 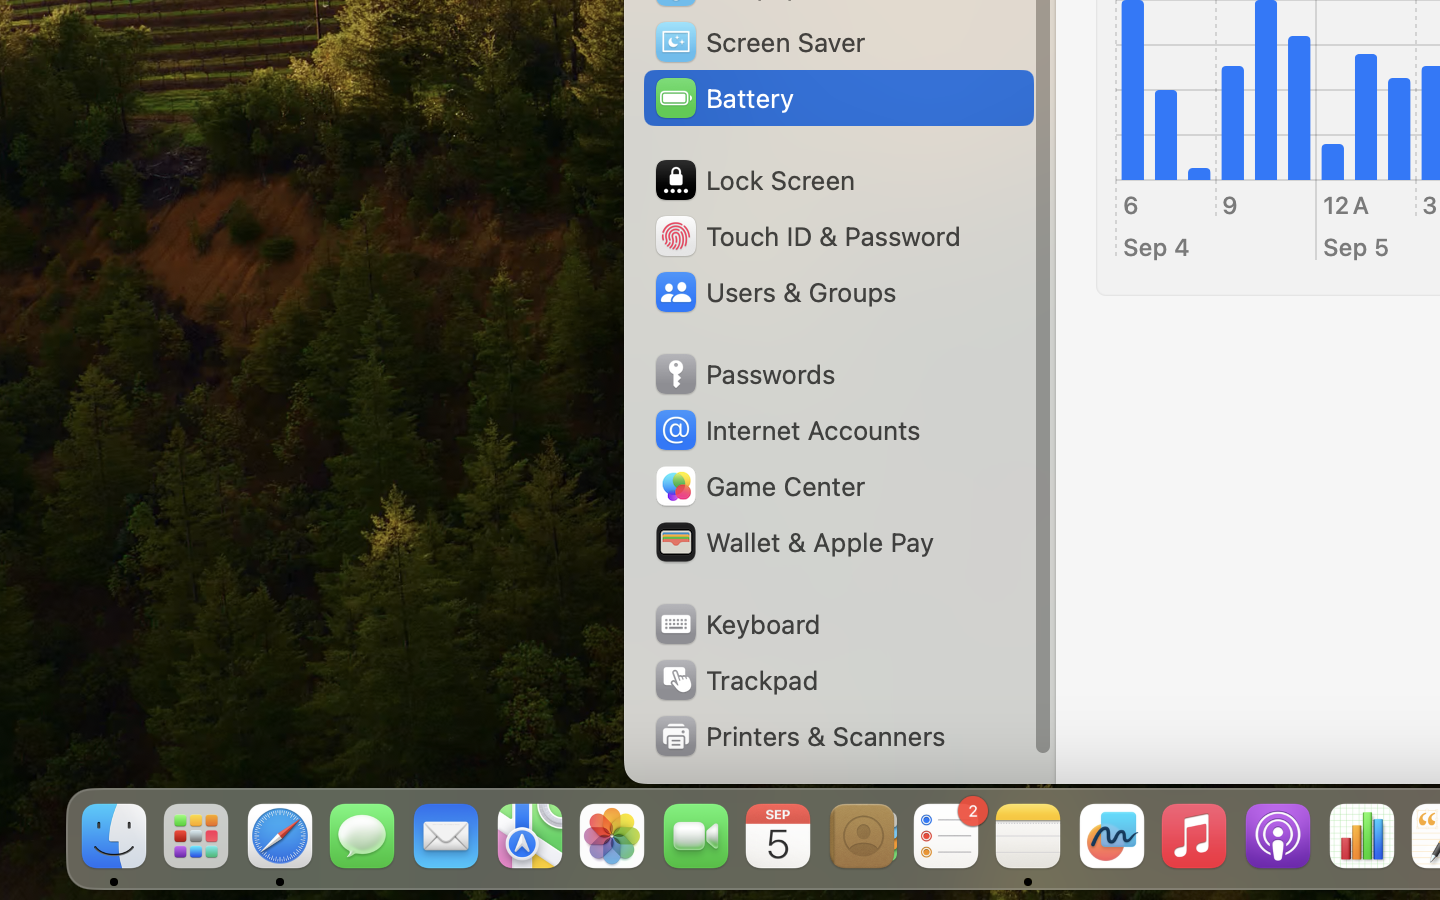 What do you see at coordinates (793, 540) in the screenshot?
I see `'Wallet & Apple Pay'` at bounding box center [793, 540].